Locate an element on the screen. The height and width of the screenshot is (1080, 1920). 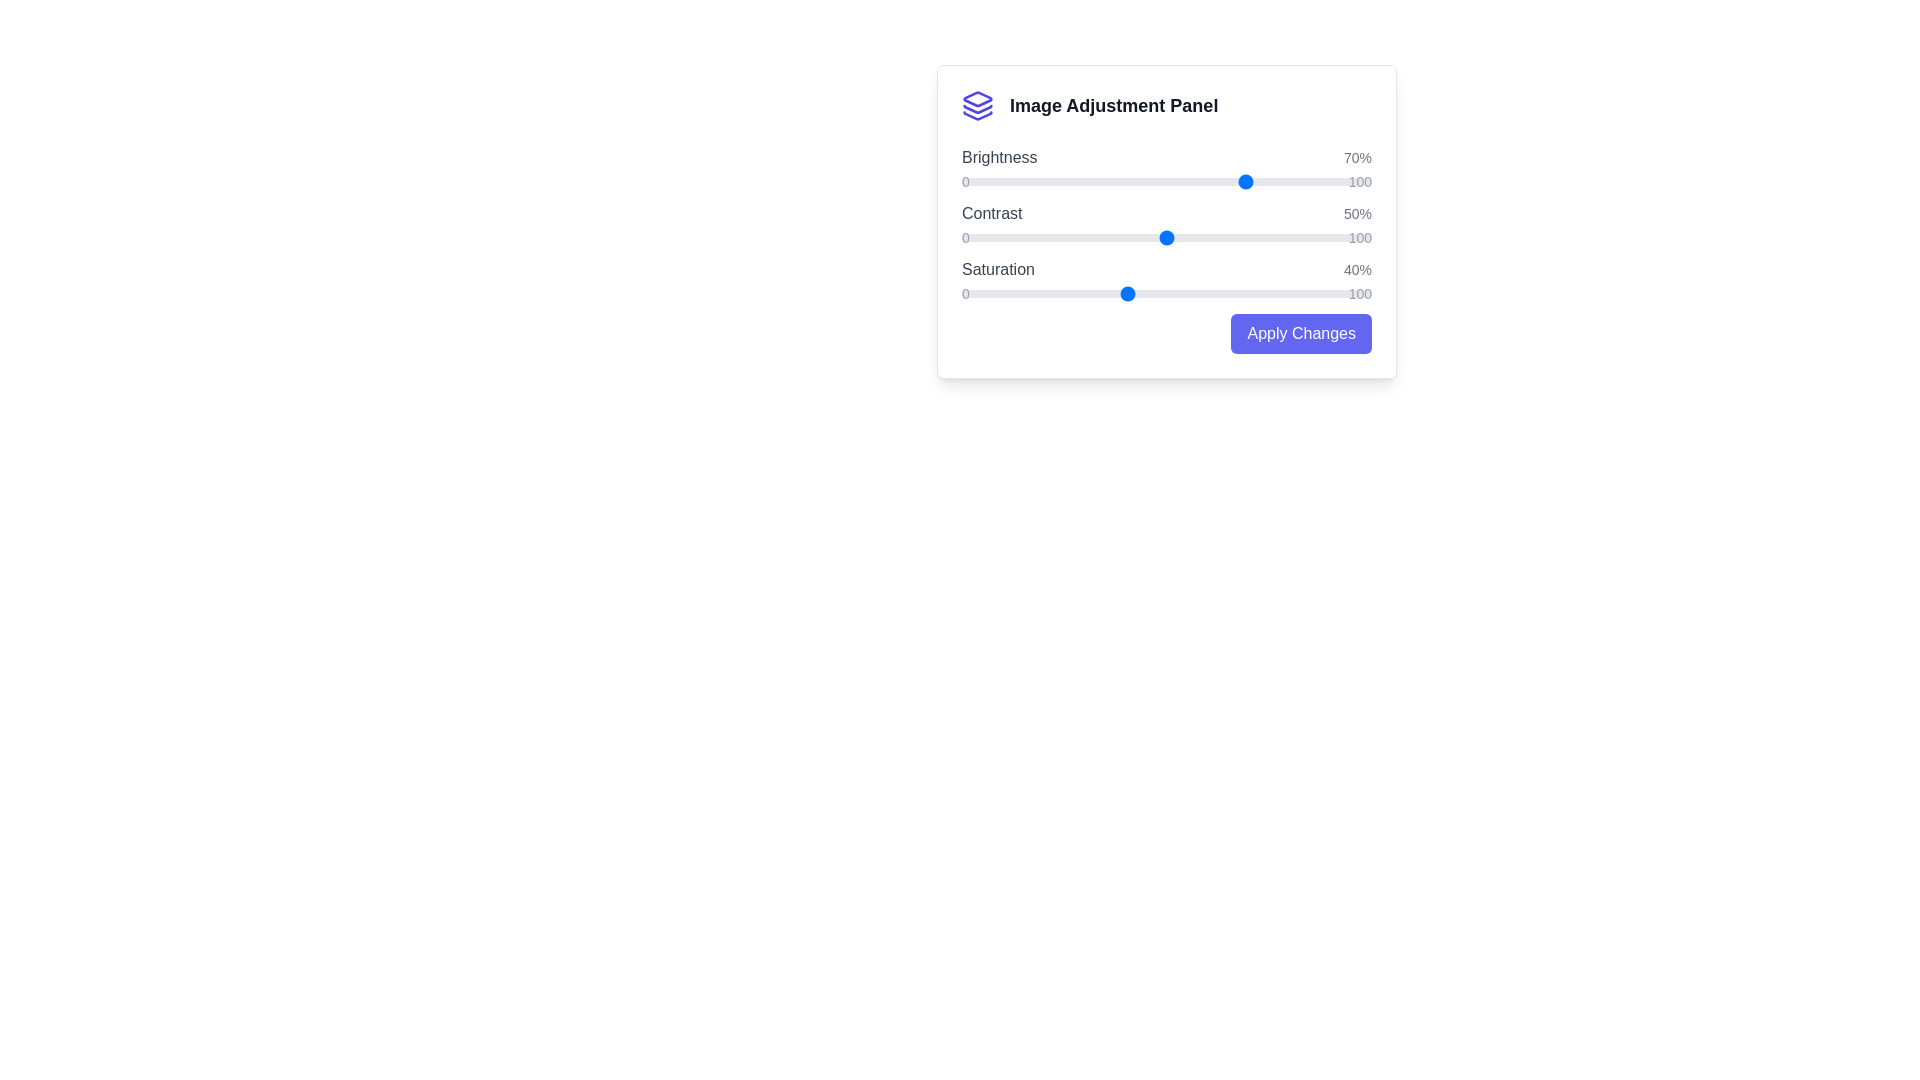
'Apply Changes' button to confirm adjustments is located at coordinates (1301, 333).